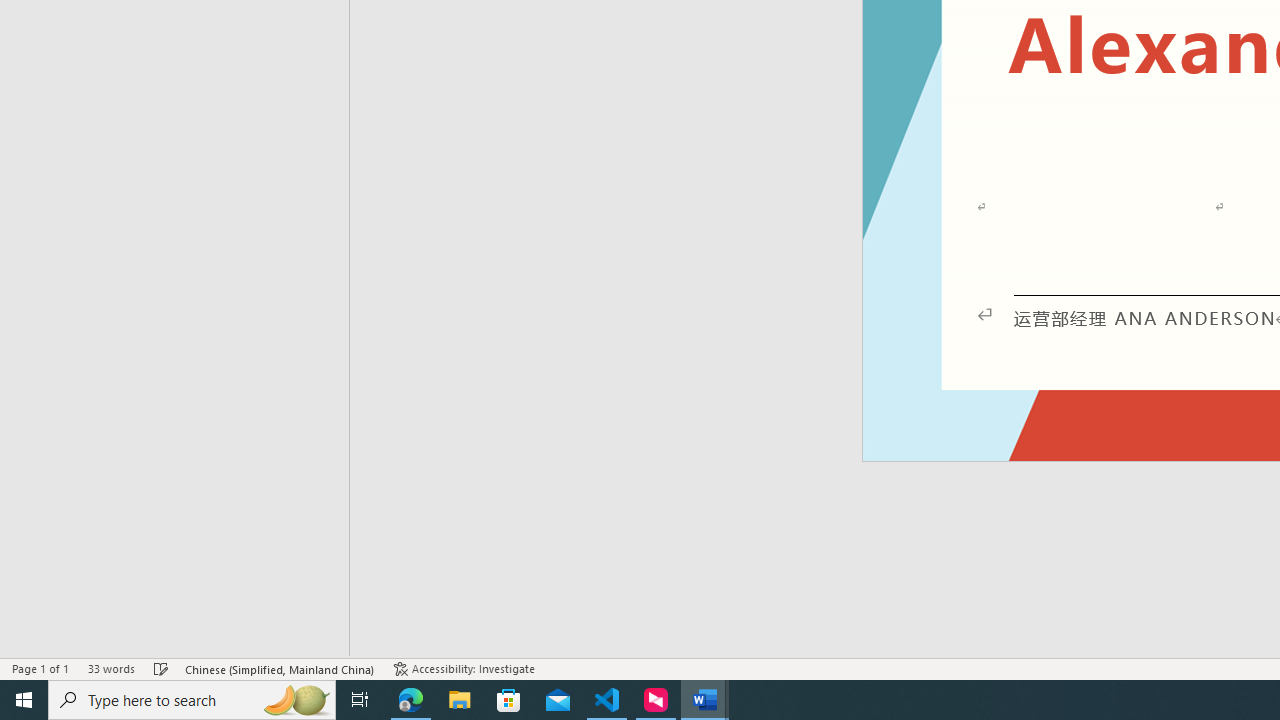 Image resolution: width=1280 pixels, height=720 pixels. Describe the element at coordinates (40, 669) in the screenshot. I see `'Page Number Page 1 of 1'` at that location.